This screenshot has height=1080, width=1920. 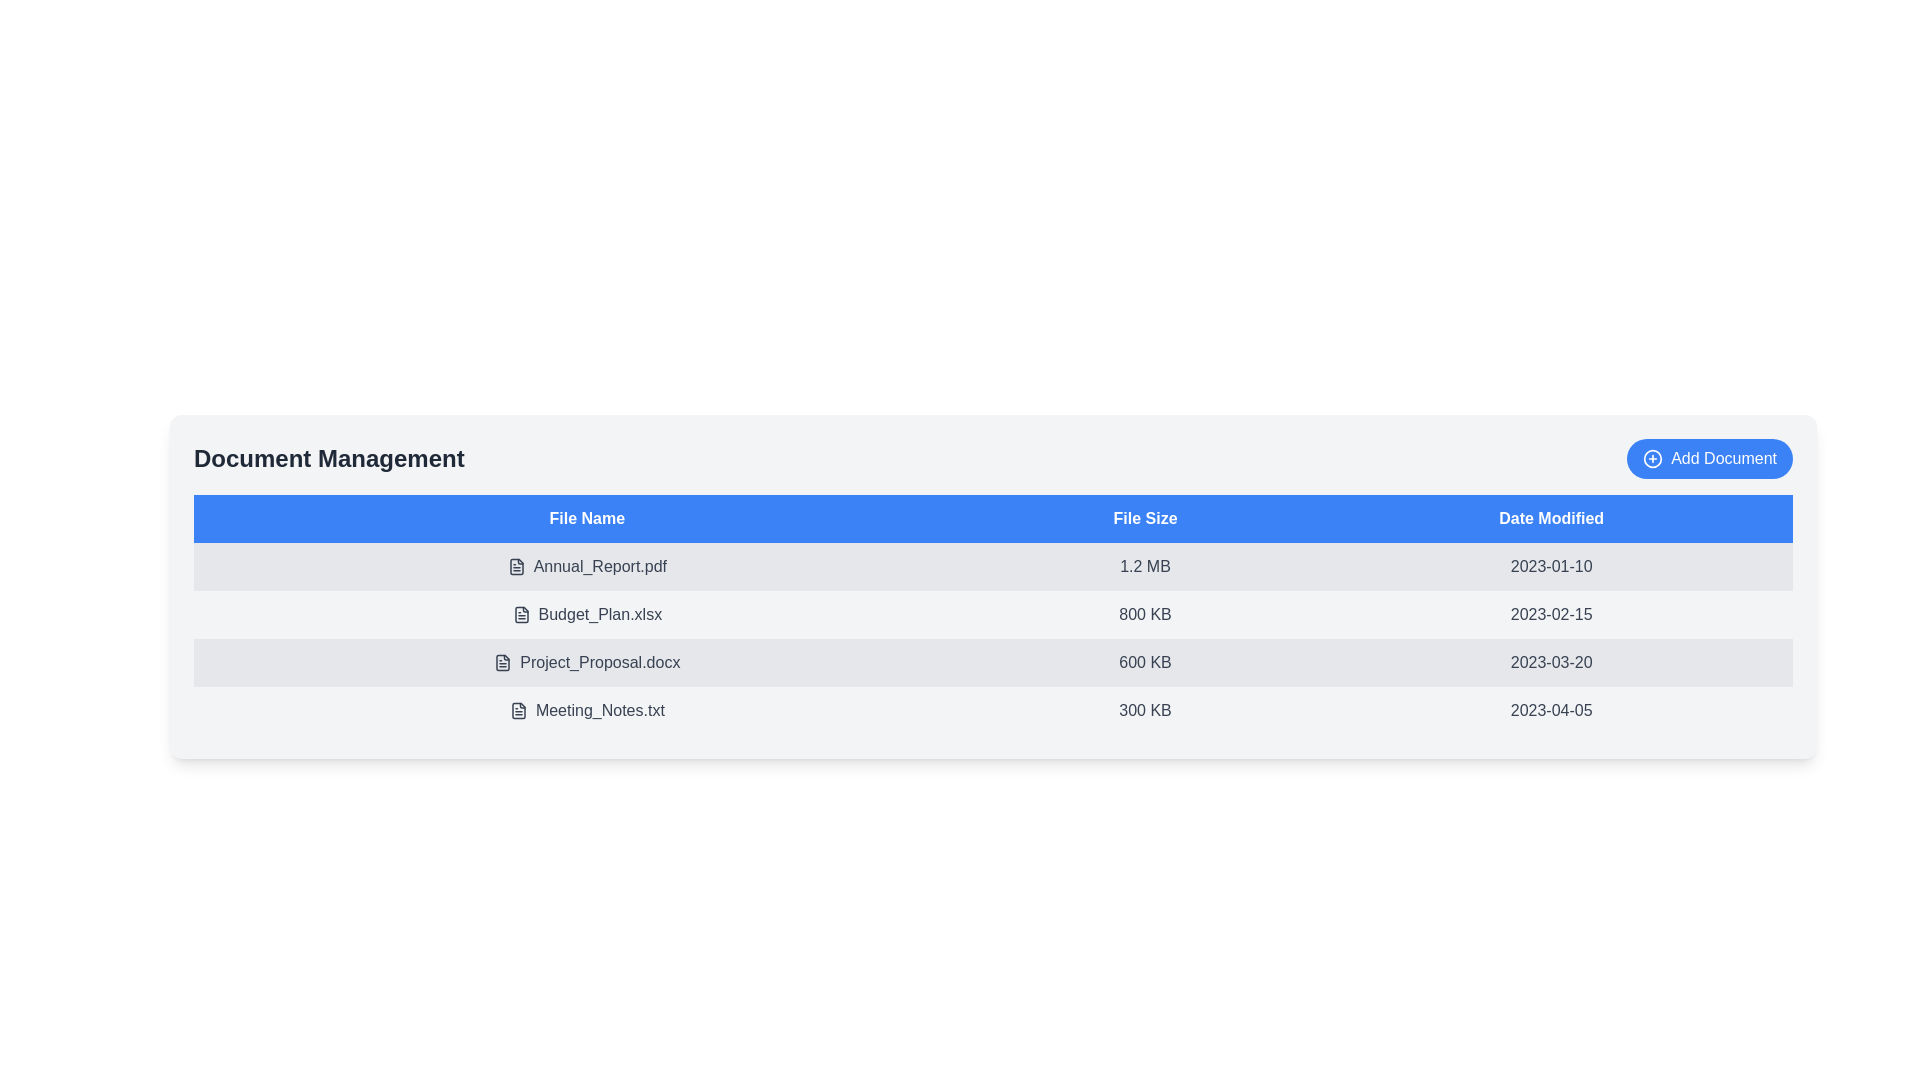 What do you see at coordinates (1550, 518) in the screenshot?
I see `the table header Date Modified to sort the document list by that column` at bounding box center [1550, 518].